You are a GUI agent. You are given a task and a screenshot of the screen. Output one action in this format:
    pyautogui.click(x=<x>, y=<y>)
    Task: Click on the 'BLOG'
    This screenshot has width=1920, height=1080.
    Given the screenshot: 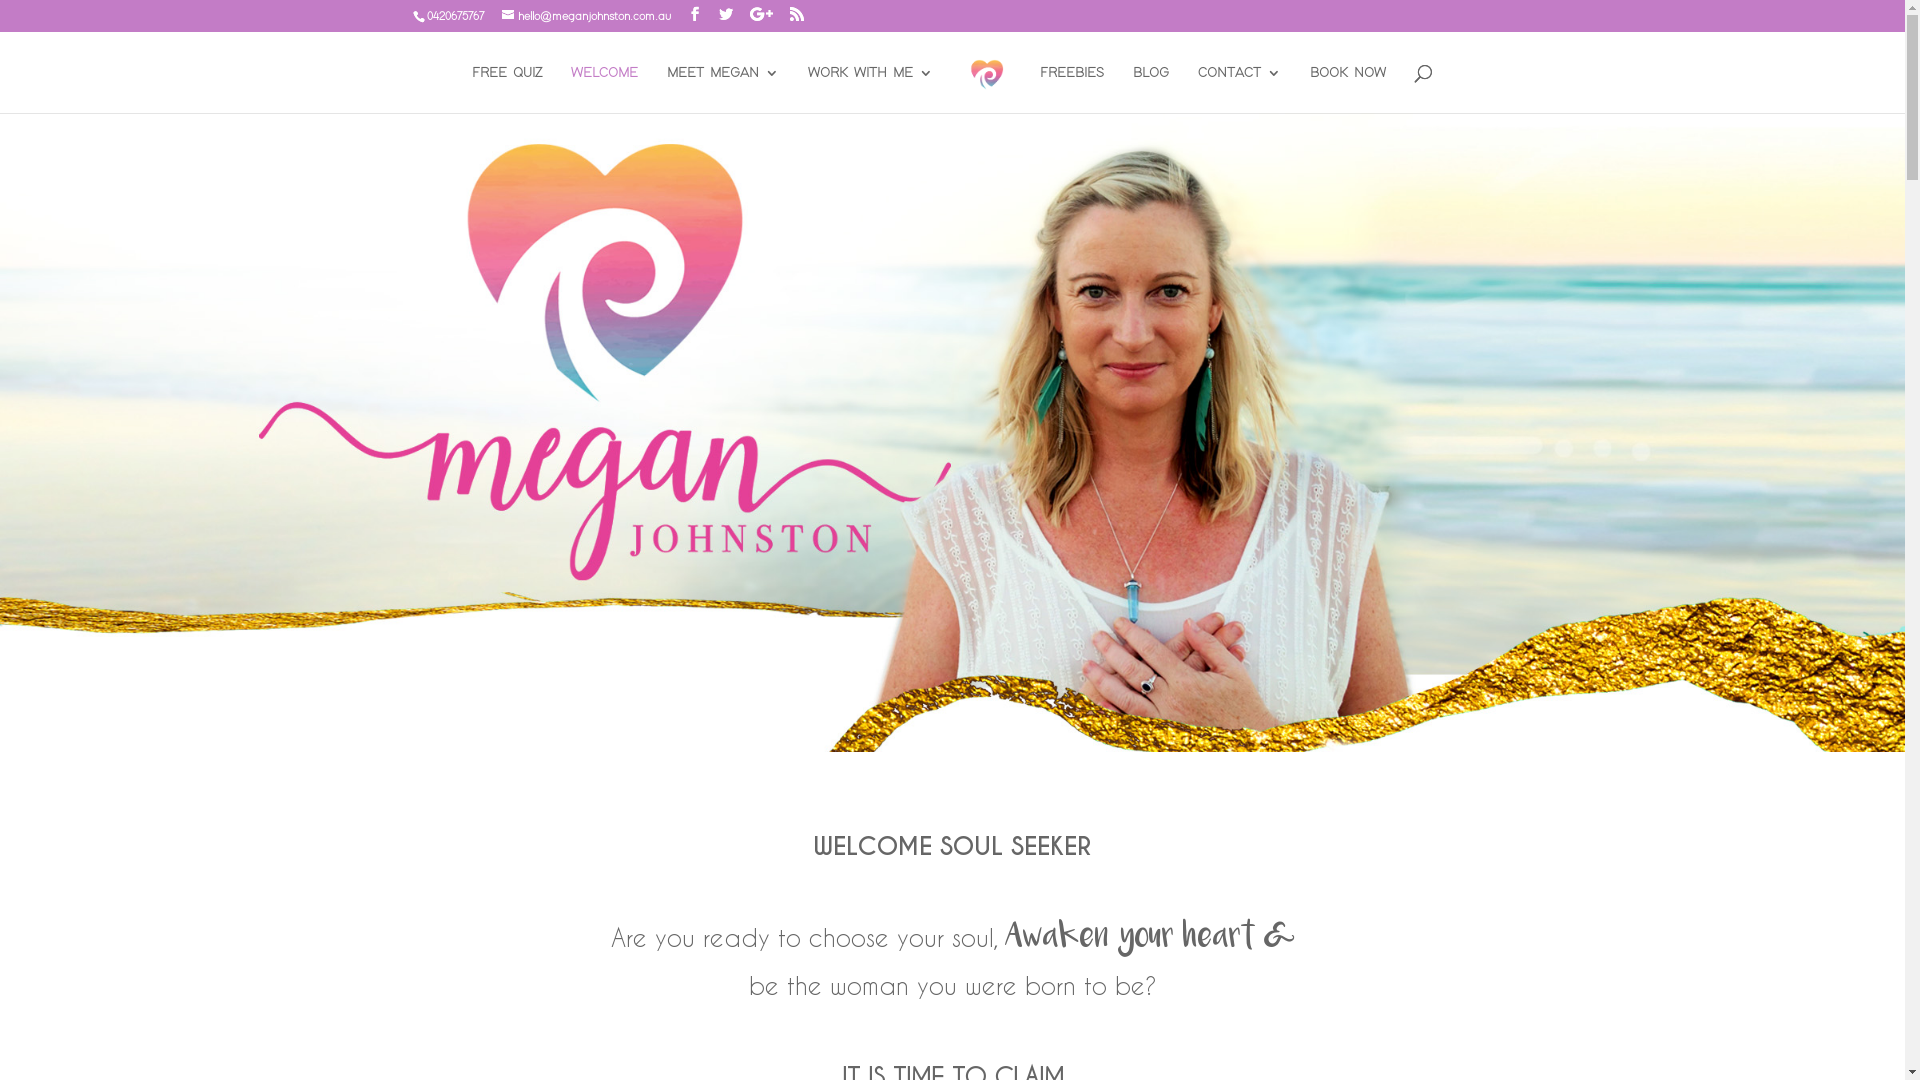 What is the action you would take?
    pyautogui.click(x=1132, y=88)
    